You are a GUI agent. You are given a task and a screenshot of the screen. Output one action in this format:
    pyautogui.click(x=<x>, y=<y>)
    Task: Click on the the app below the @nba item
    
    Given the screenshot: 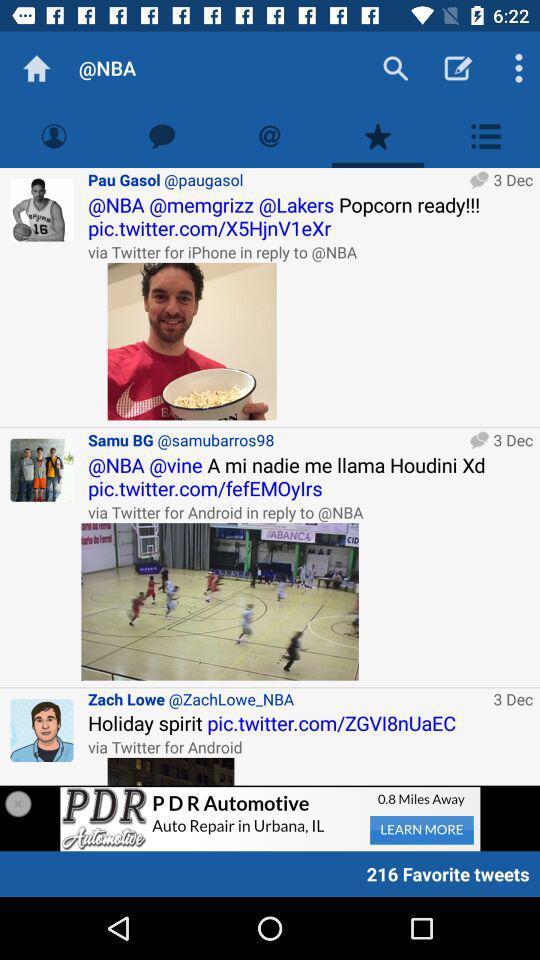 What is the action you would take?
    pyautogui.click(x=161, y=135)
    